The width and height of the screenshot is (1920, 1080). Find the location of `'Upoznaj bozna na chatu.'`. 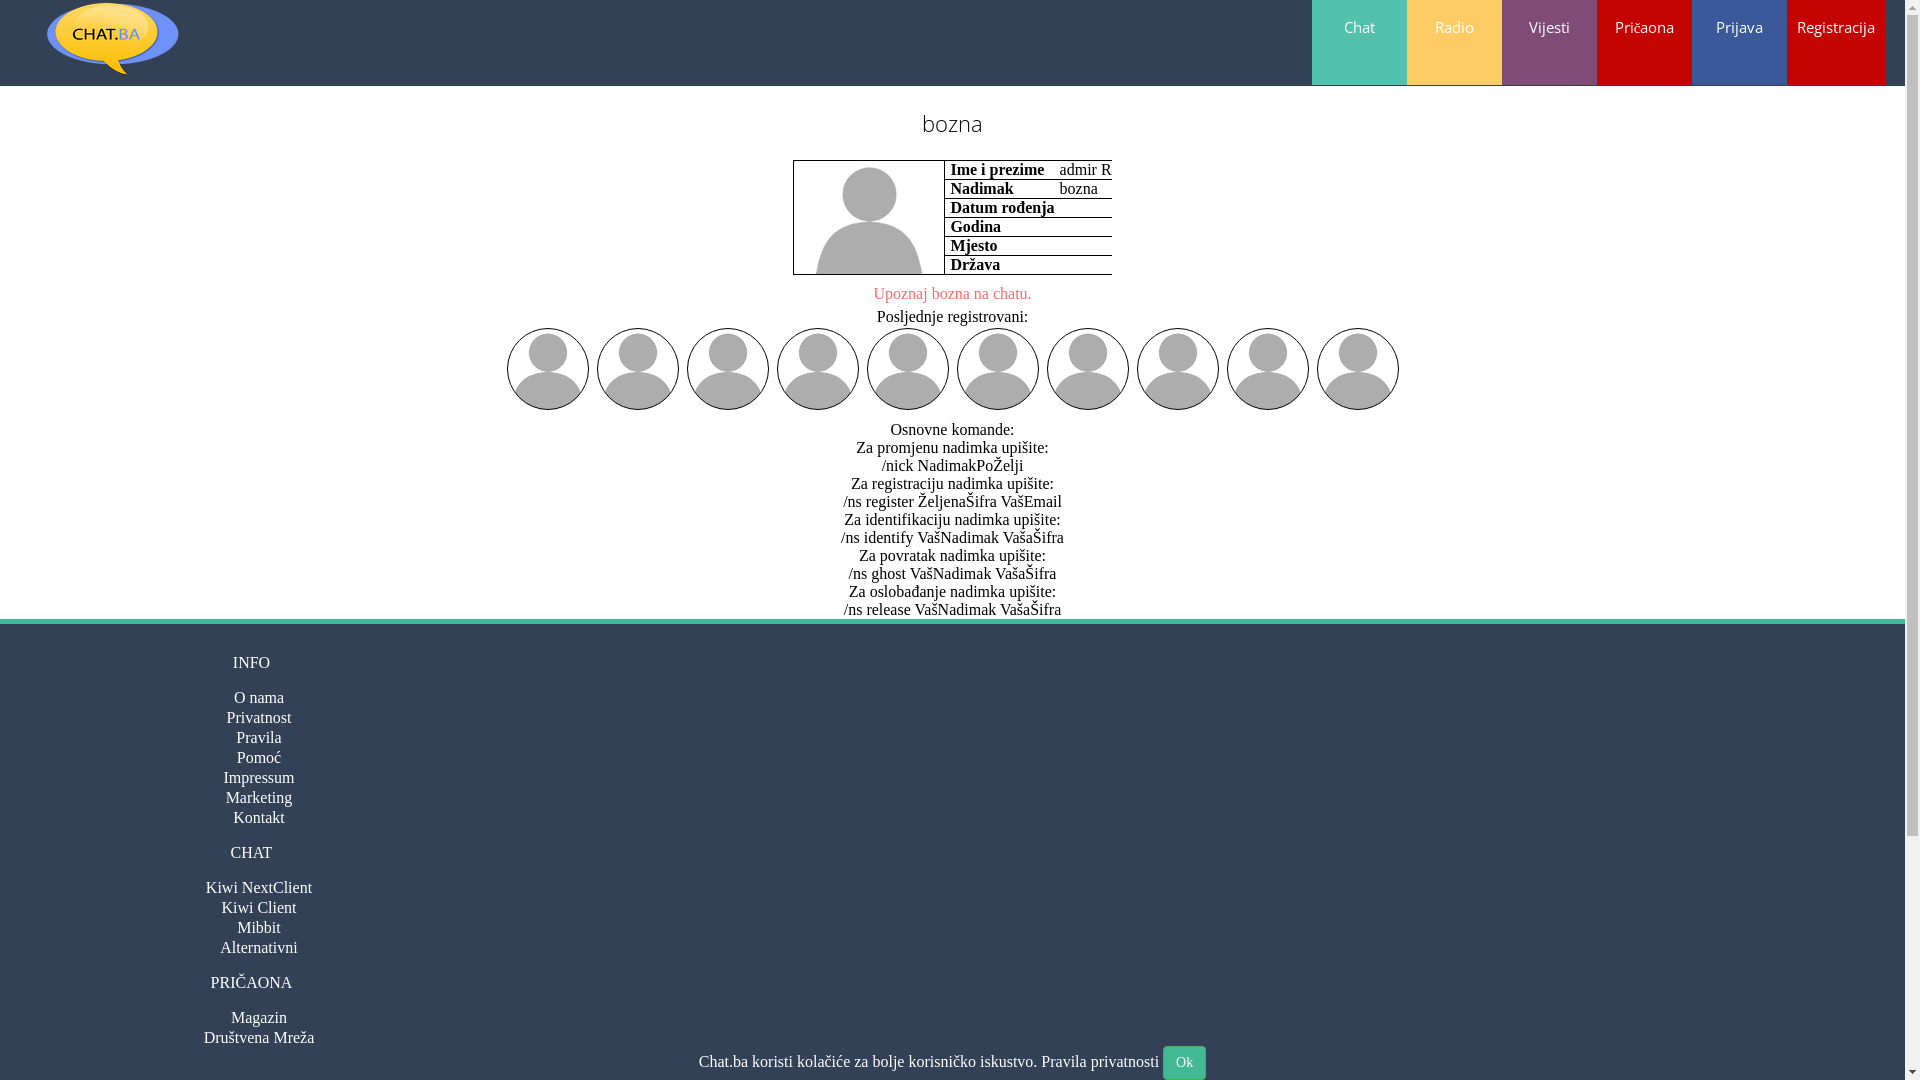

'Upoznaj bozna na chatu.' is located at coordinates (950, 293).